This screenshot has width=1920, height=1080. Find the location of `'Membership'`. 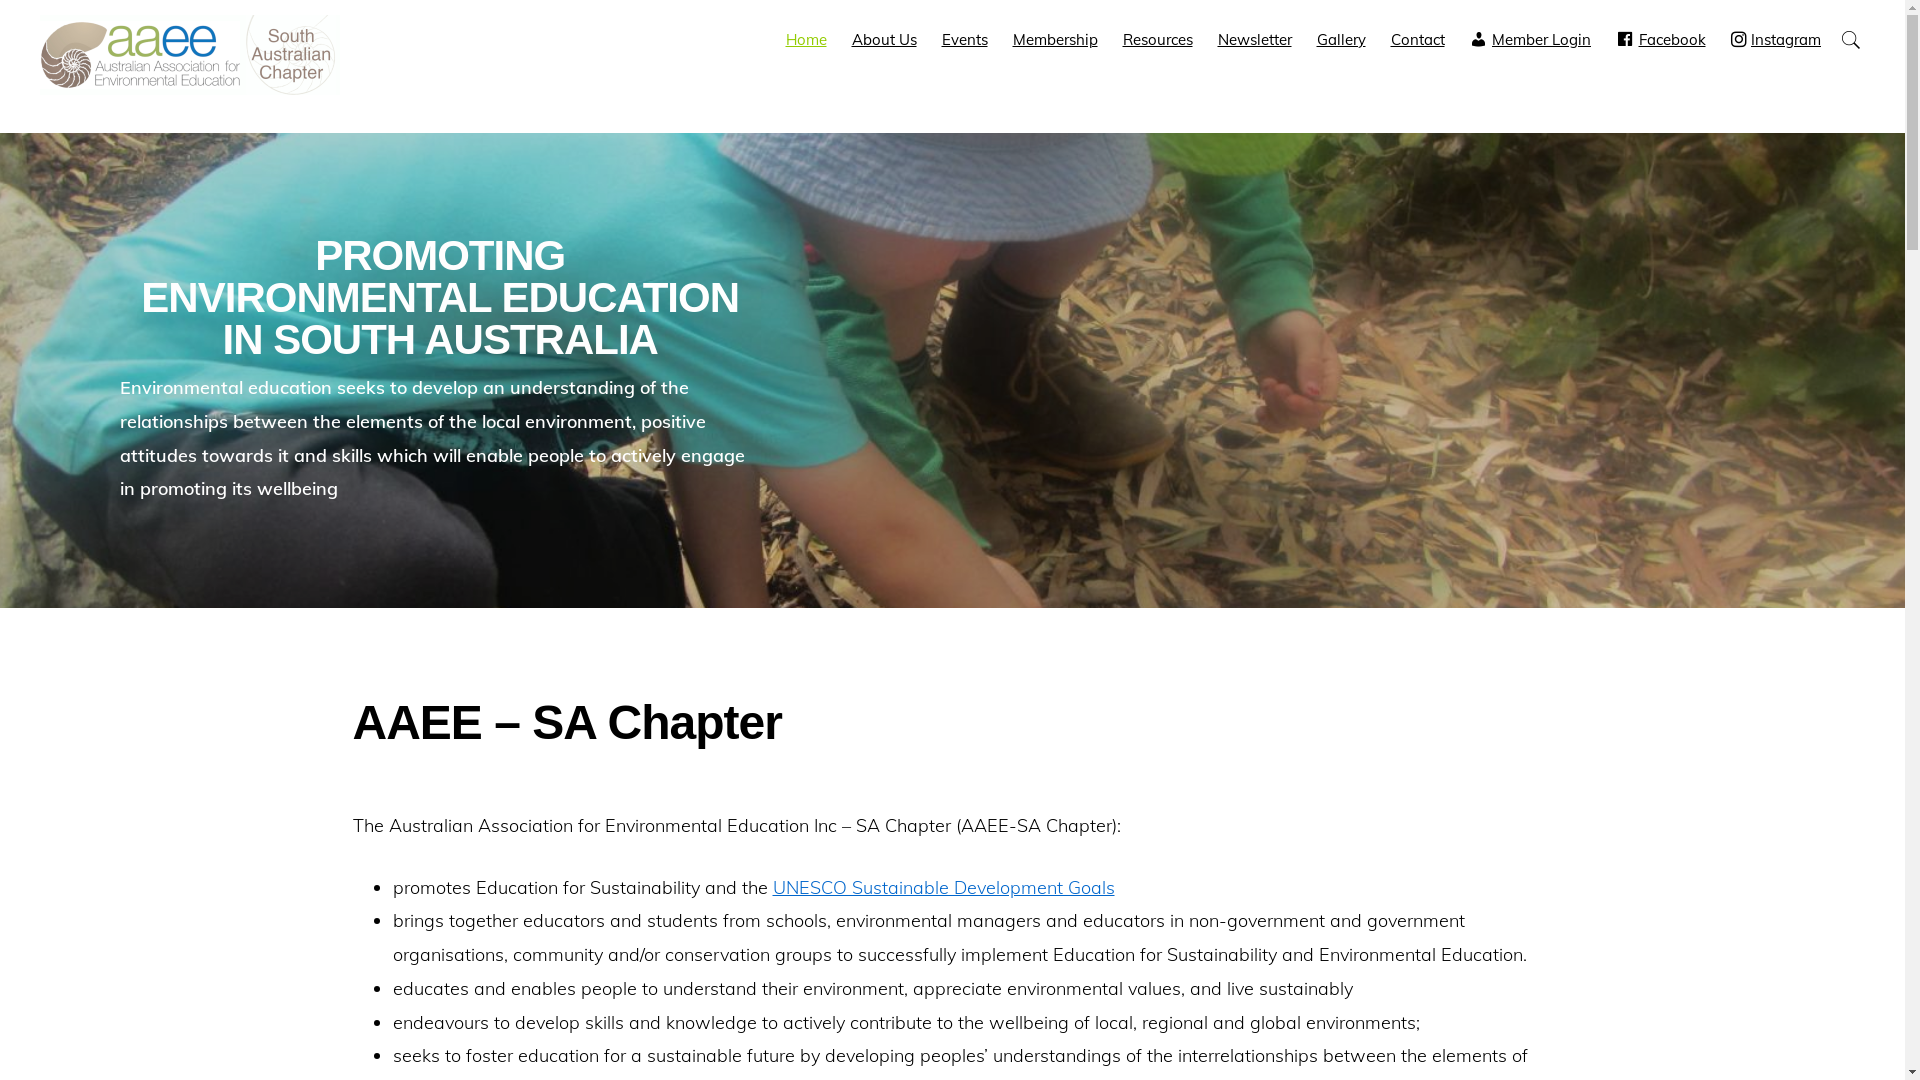

'Membership' is located at coordinates (1002, 39).